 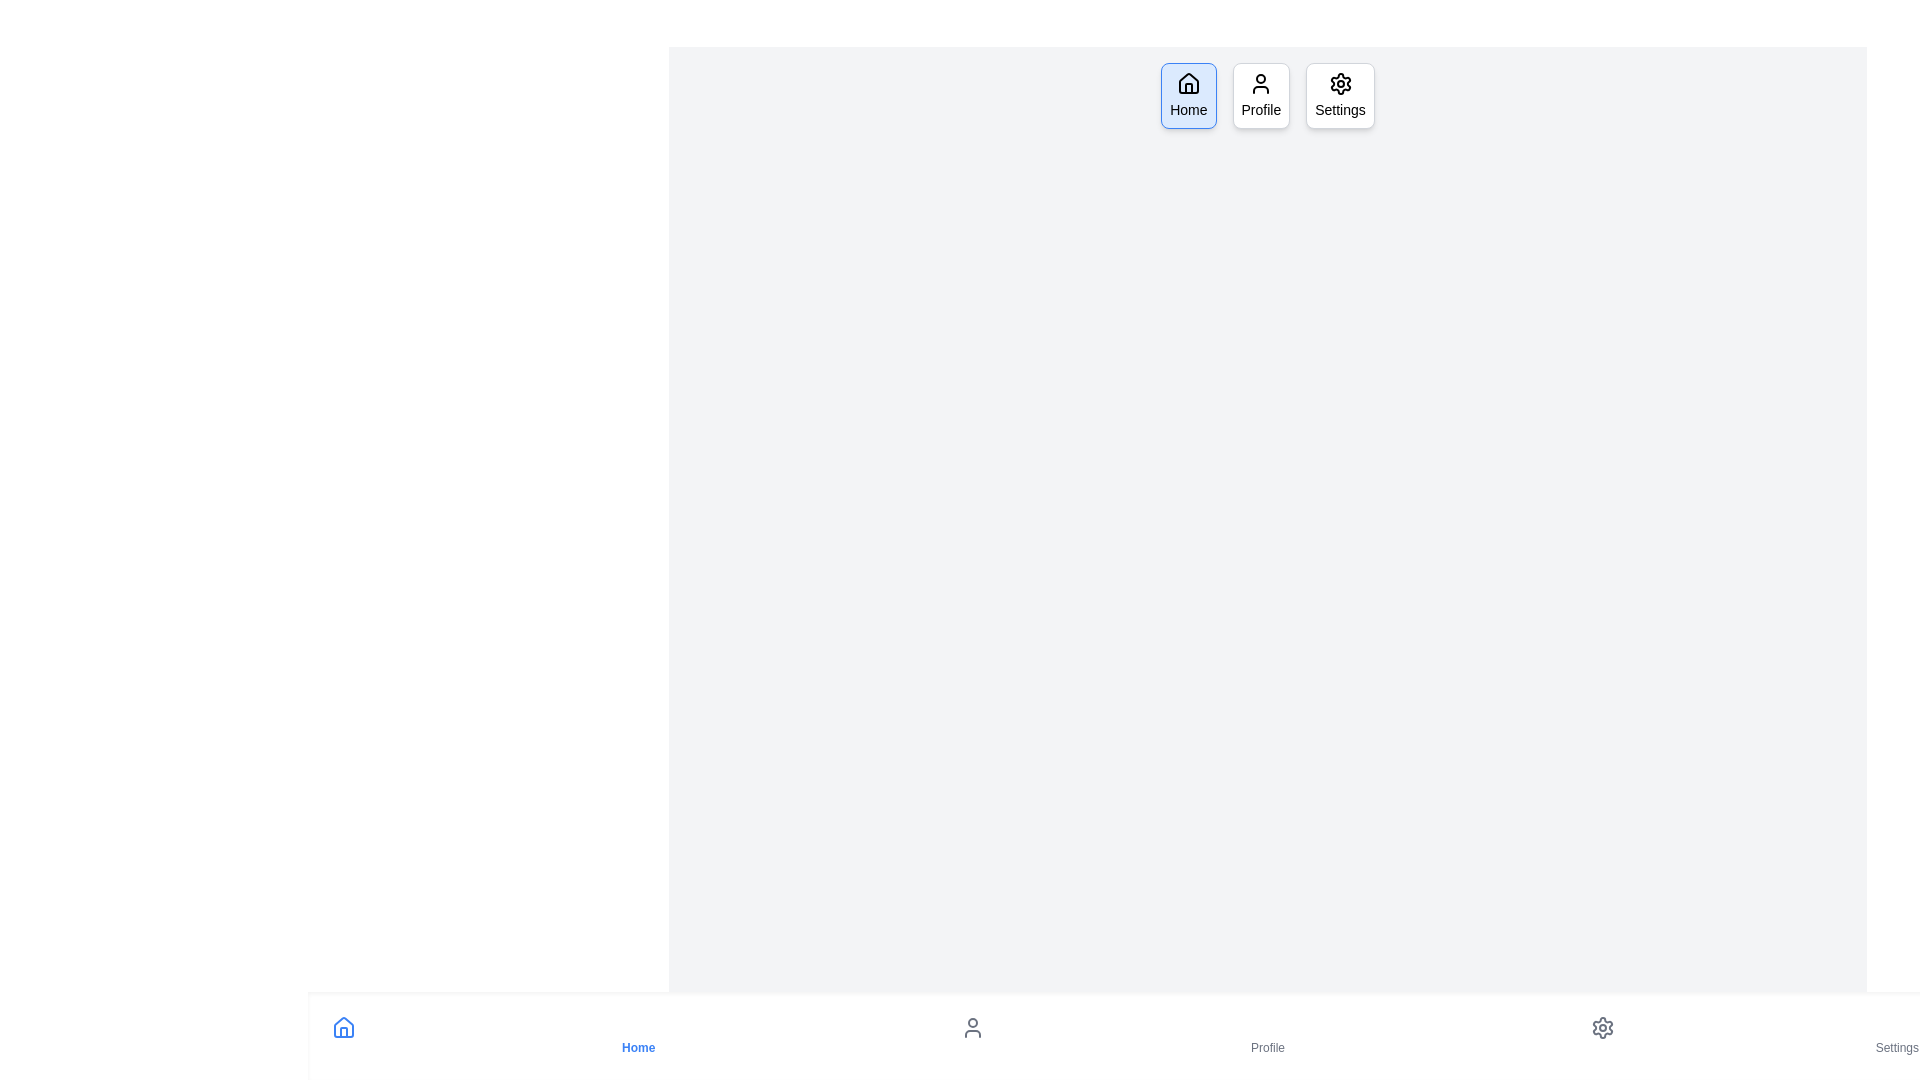 What do you see at coordinates (637, 1035) in the screenshot?
I see `the Home navigation button located in the bottom navigation bar to redirect to the Home page` at bounding box center [637, 1035].